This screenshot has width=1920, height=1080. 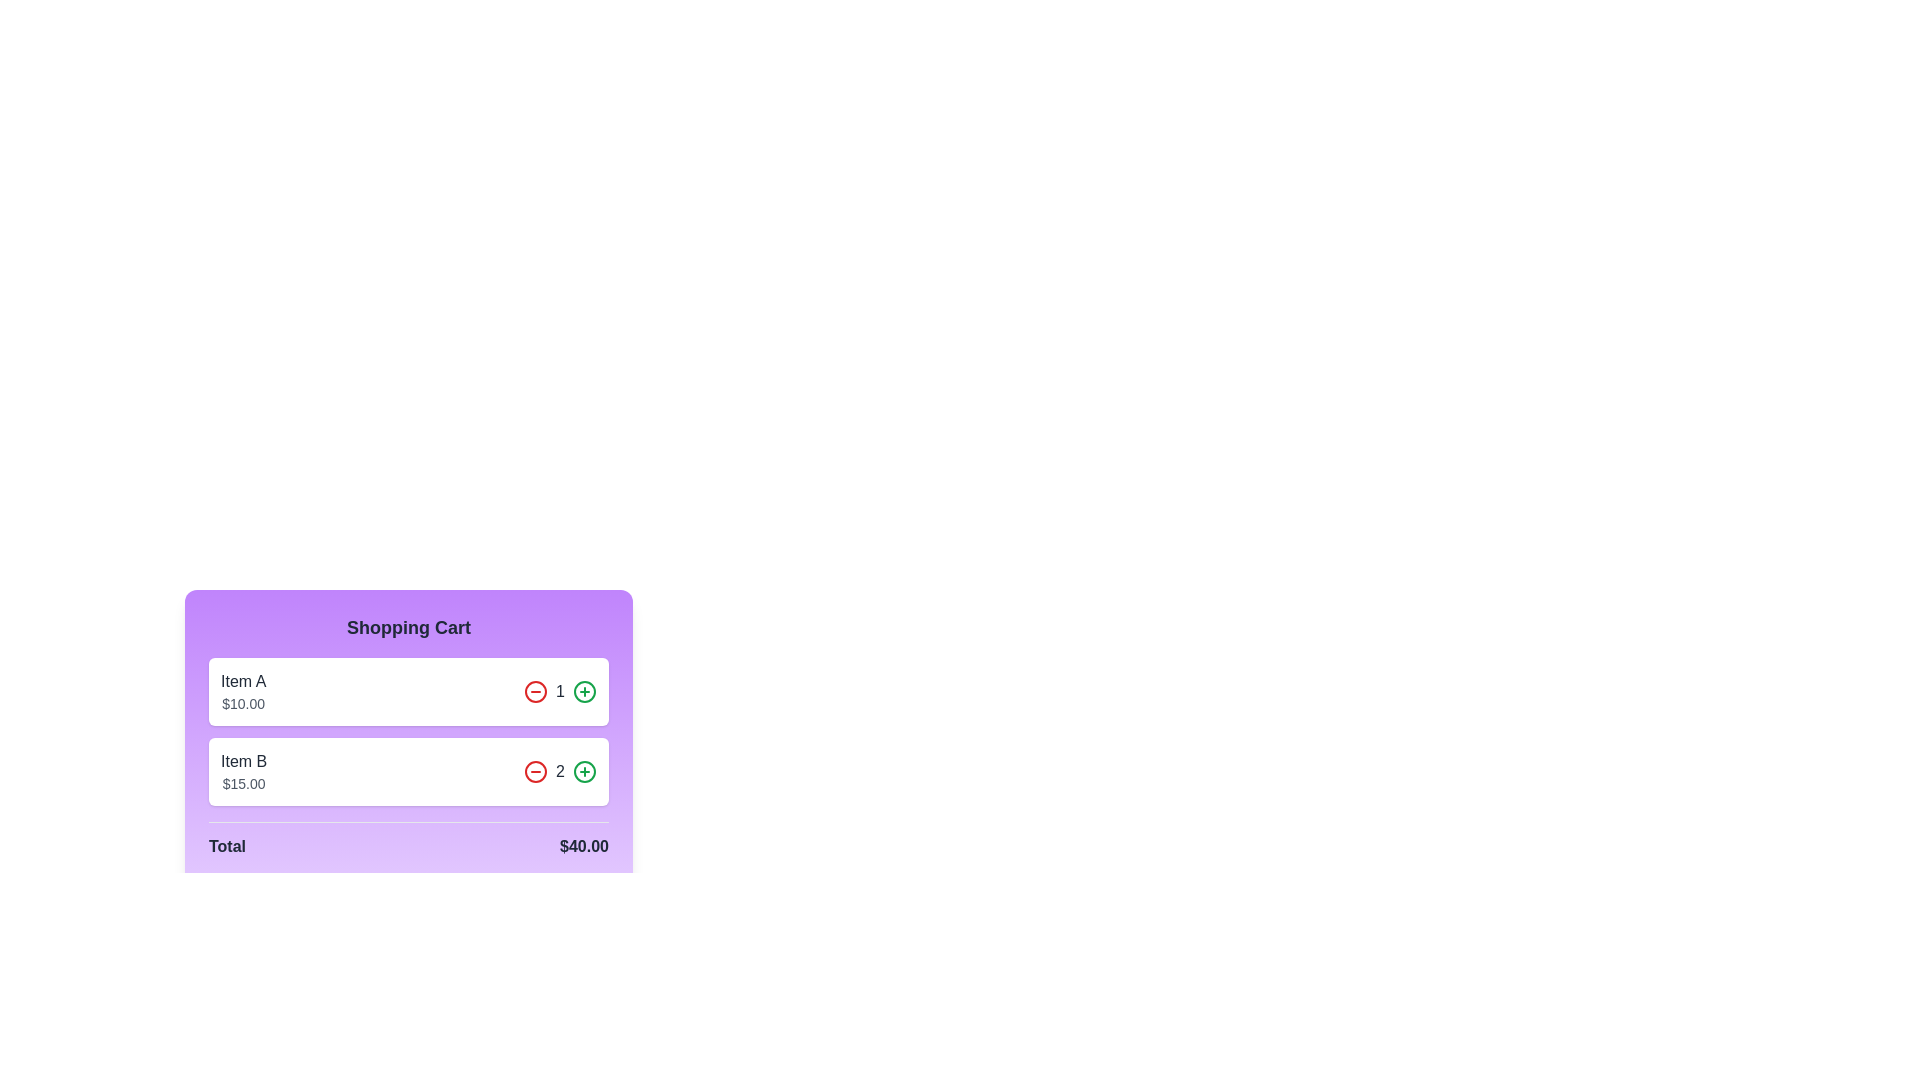 What do you see at coordinates (560, 690) in the screenshot?
I see `the numeric label displaying '1' that is centrally positioned between the red decrement and green increment buttons in the 'Item A' row of the shopping cart widget` at bounding box center [560, 690].